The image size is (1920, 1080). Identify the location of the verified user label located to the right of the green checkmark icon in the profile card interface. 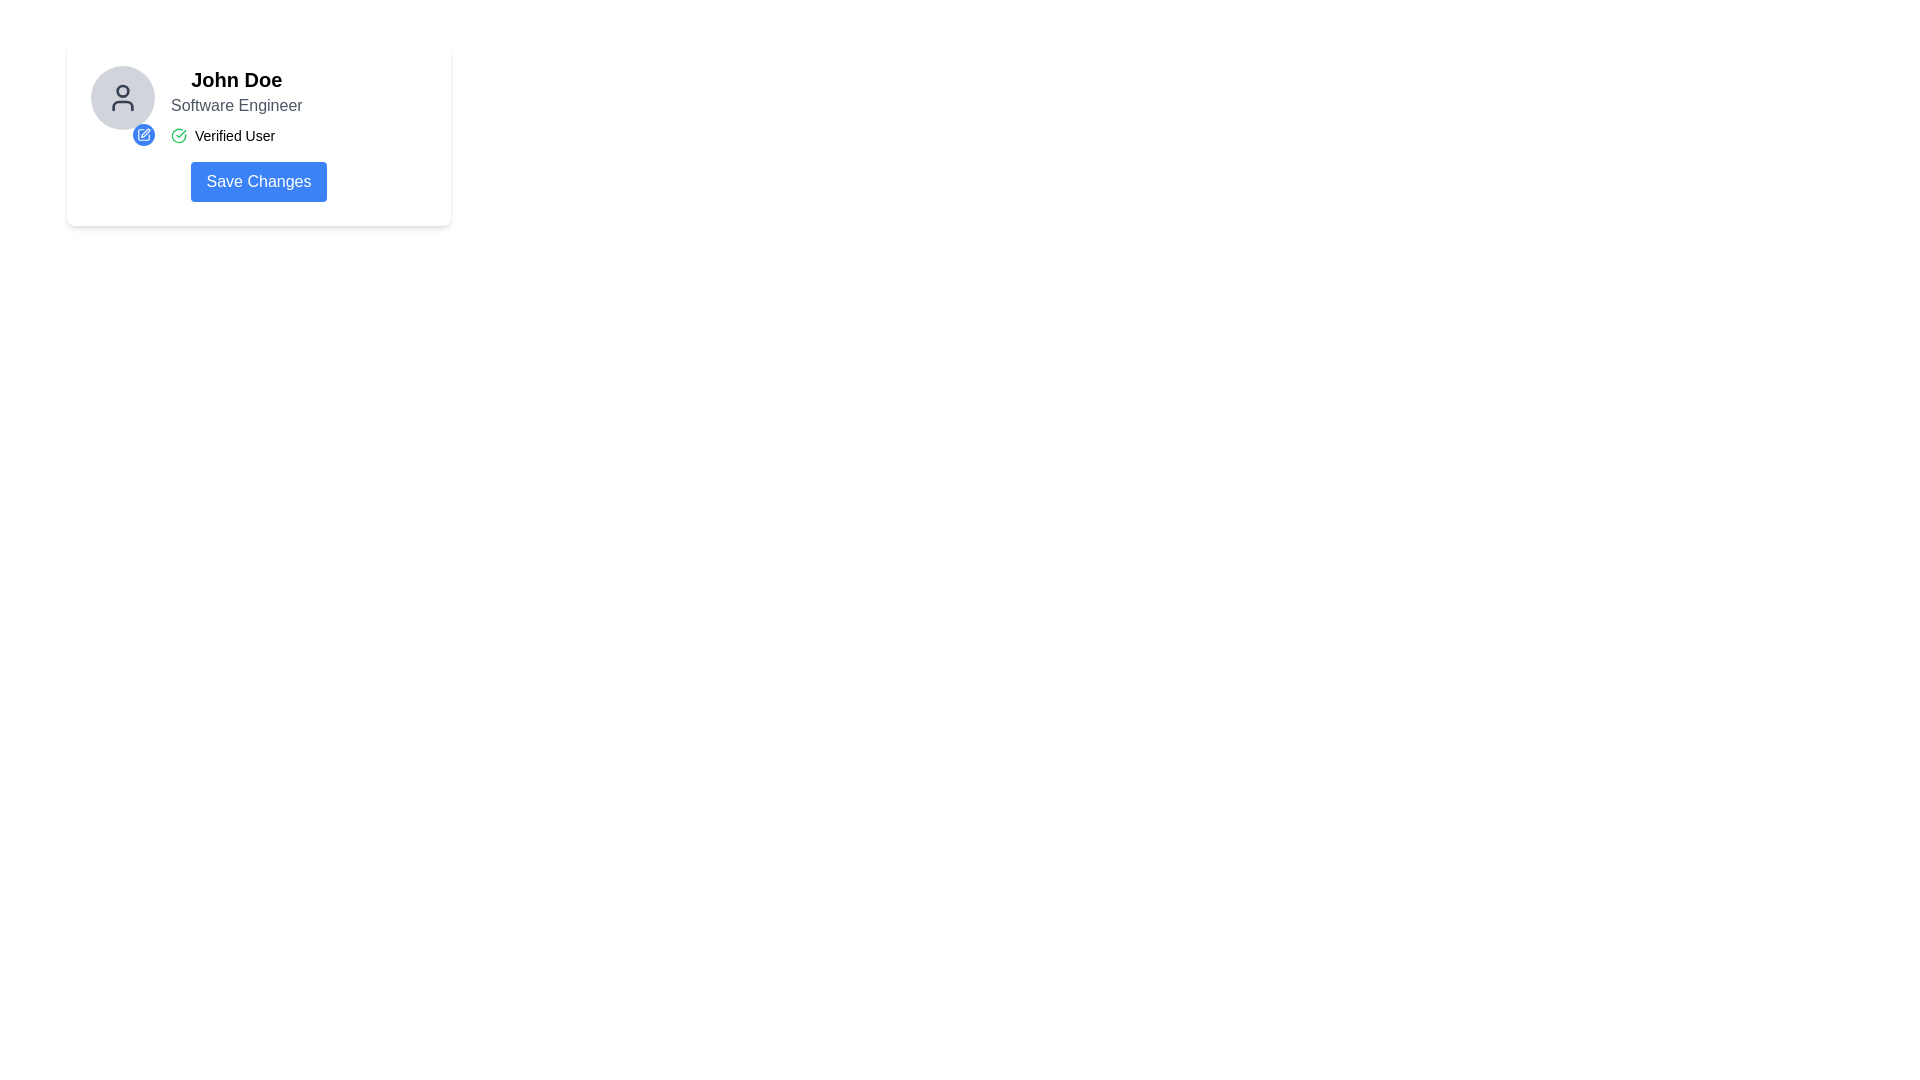
(235, 135).